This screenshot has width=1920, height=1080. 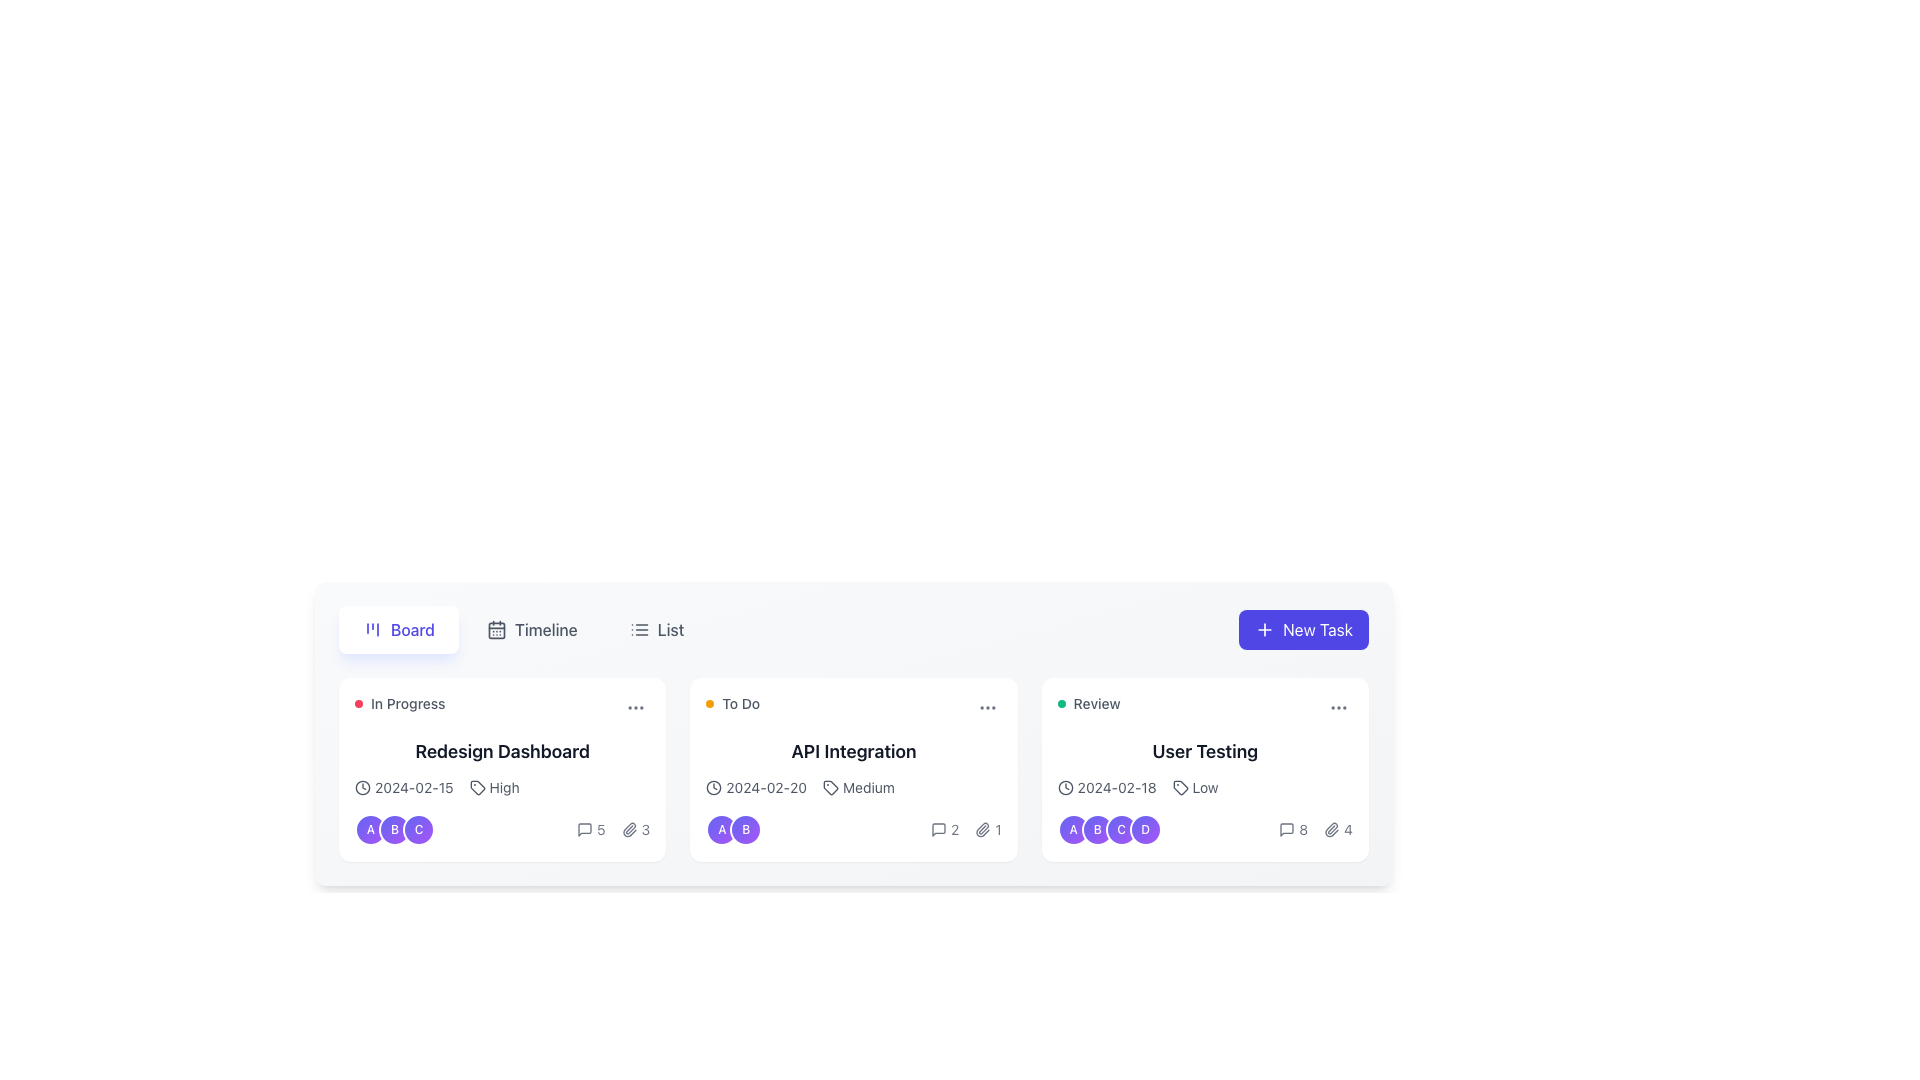 I want to click on the calendar icon located to the left of the 'Timeline' text in the top section of the interface, so click(x=496, y=628).